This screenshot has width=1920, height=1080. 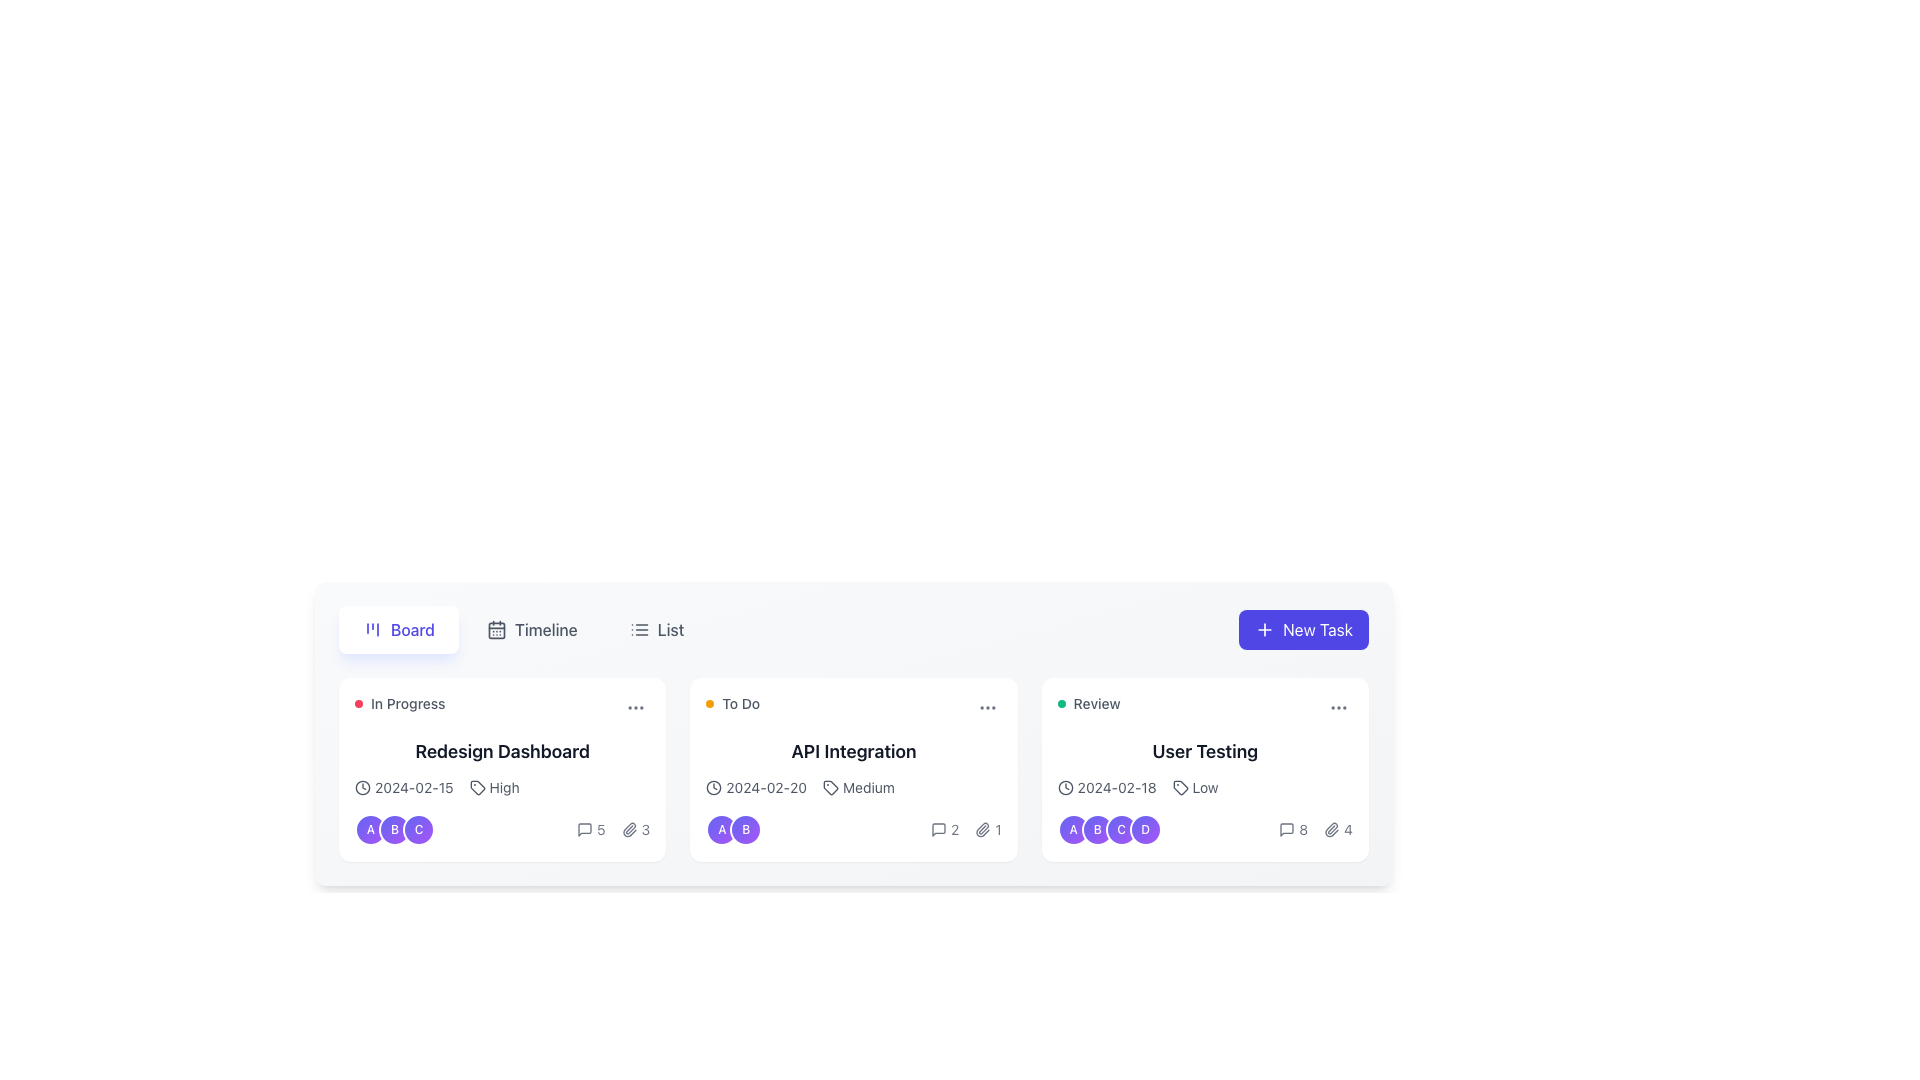 I want to click on the calendar icon located to the left of the 'Timeline' text in the top section of the interface, so click(x=496, y=628).